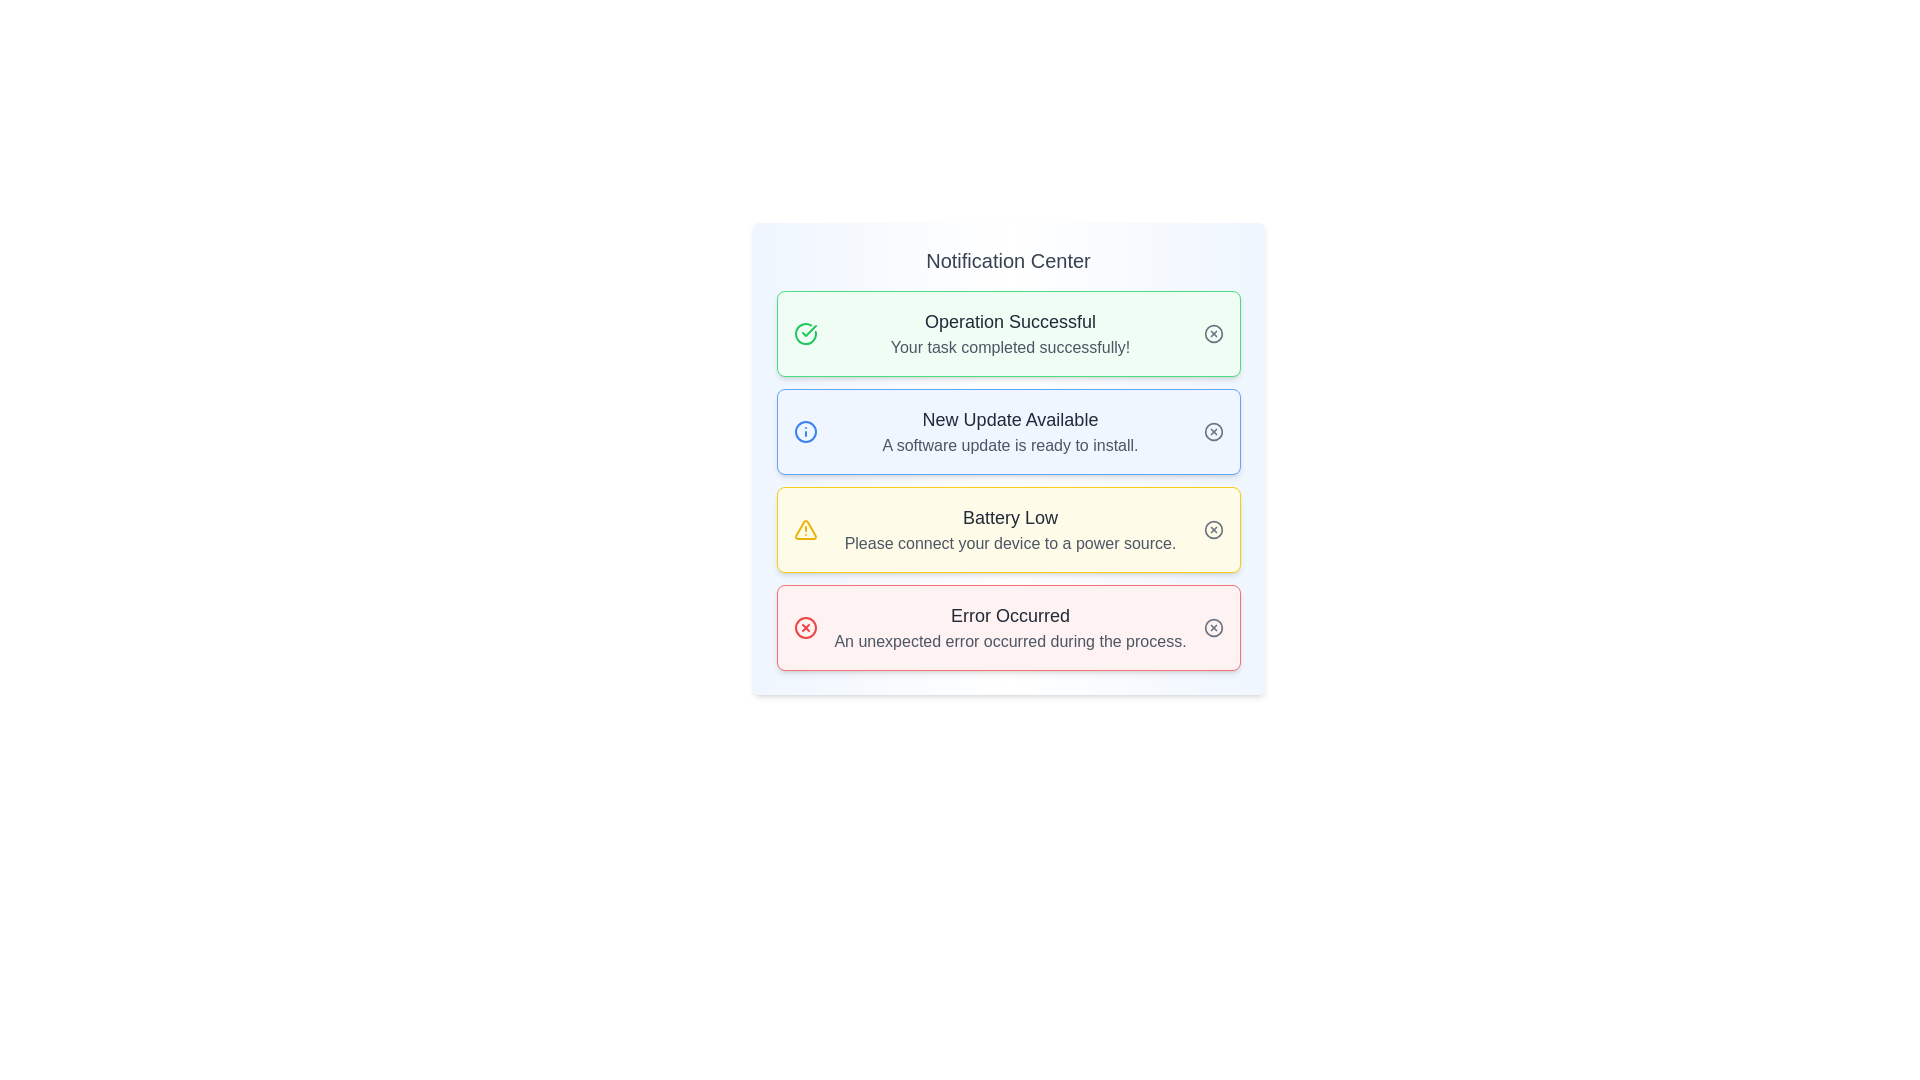 This screenshot has height=1080, width=1920. What do you see at coordinates (1212, 528) in the screenshot?
I see `the dismiss button located in the top-right corner of the 'Battery Low' notification box` at bounding box center [1212, 528].